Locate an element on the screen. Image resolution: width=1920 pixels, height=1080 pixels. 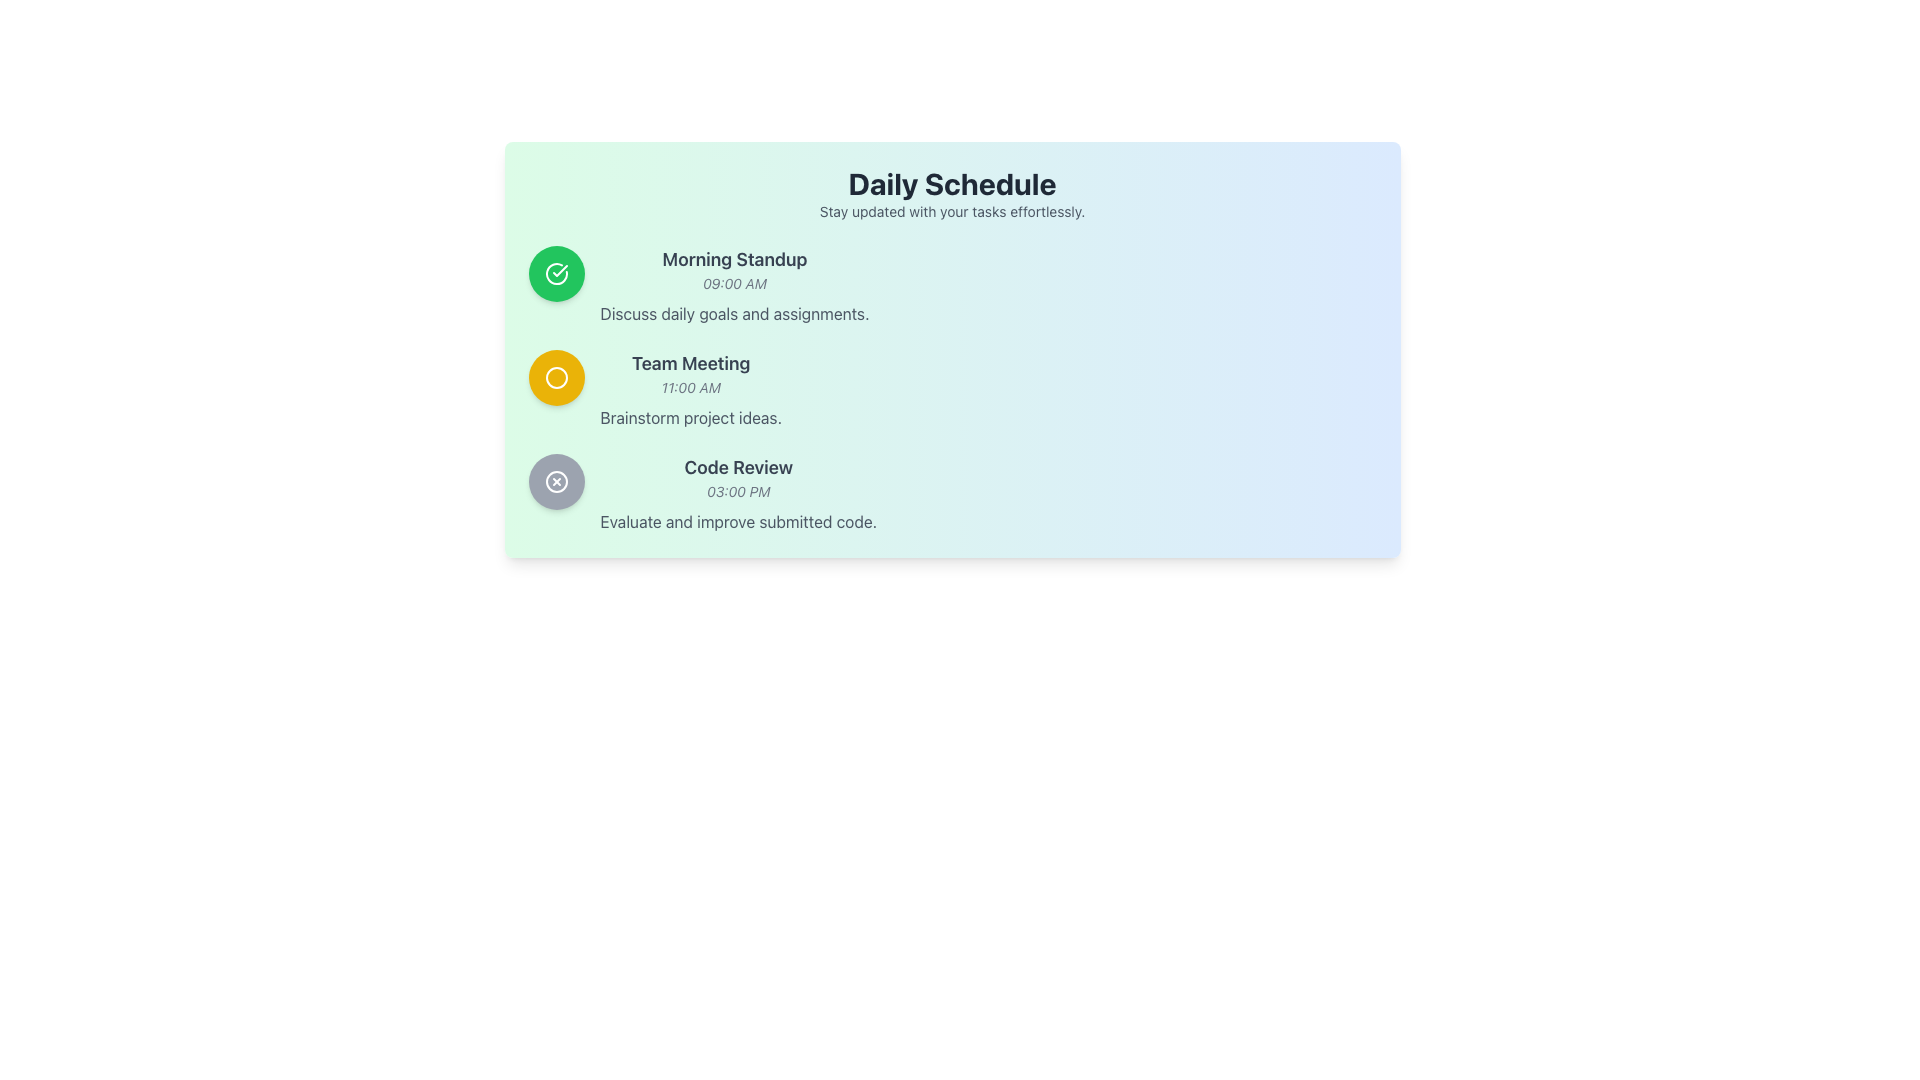
the third Icon button or indicator for the 'Code Review' task located to the left of the task item in a list of scheduled events is located at coordinates (556, 482).